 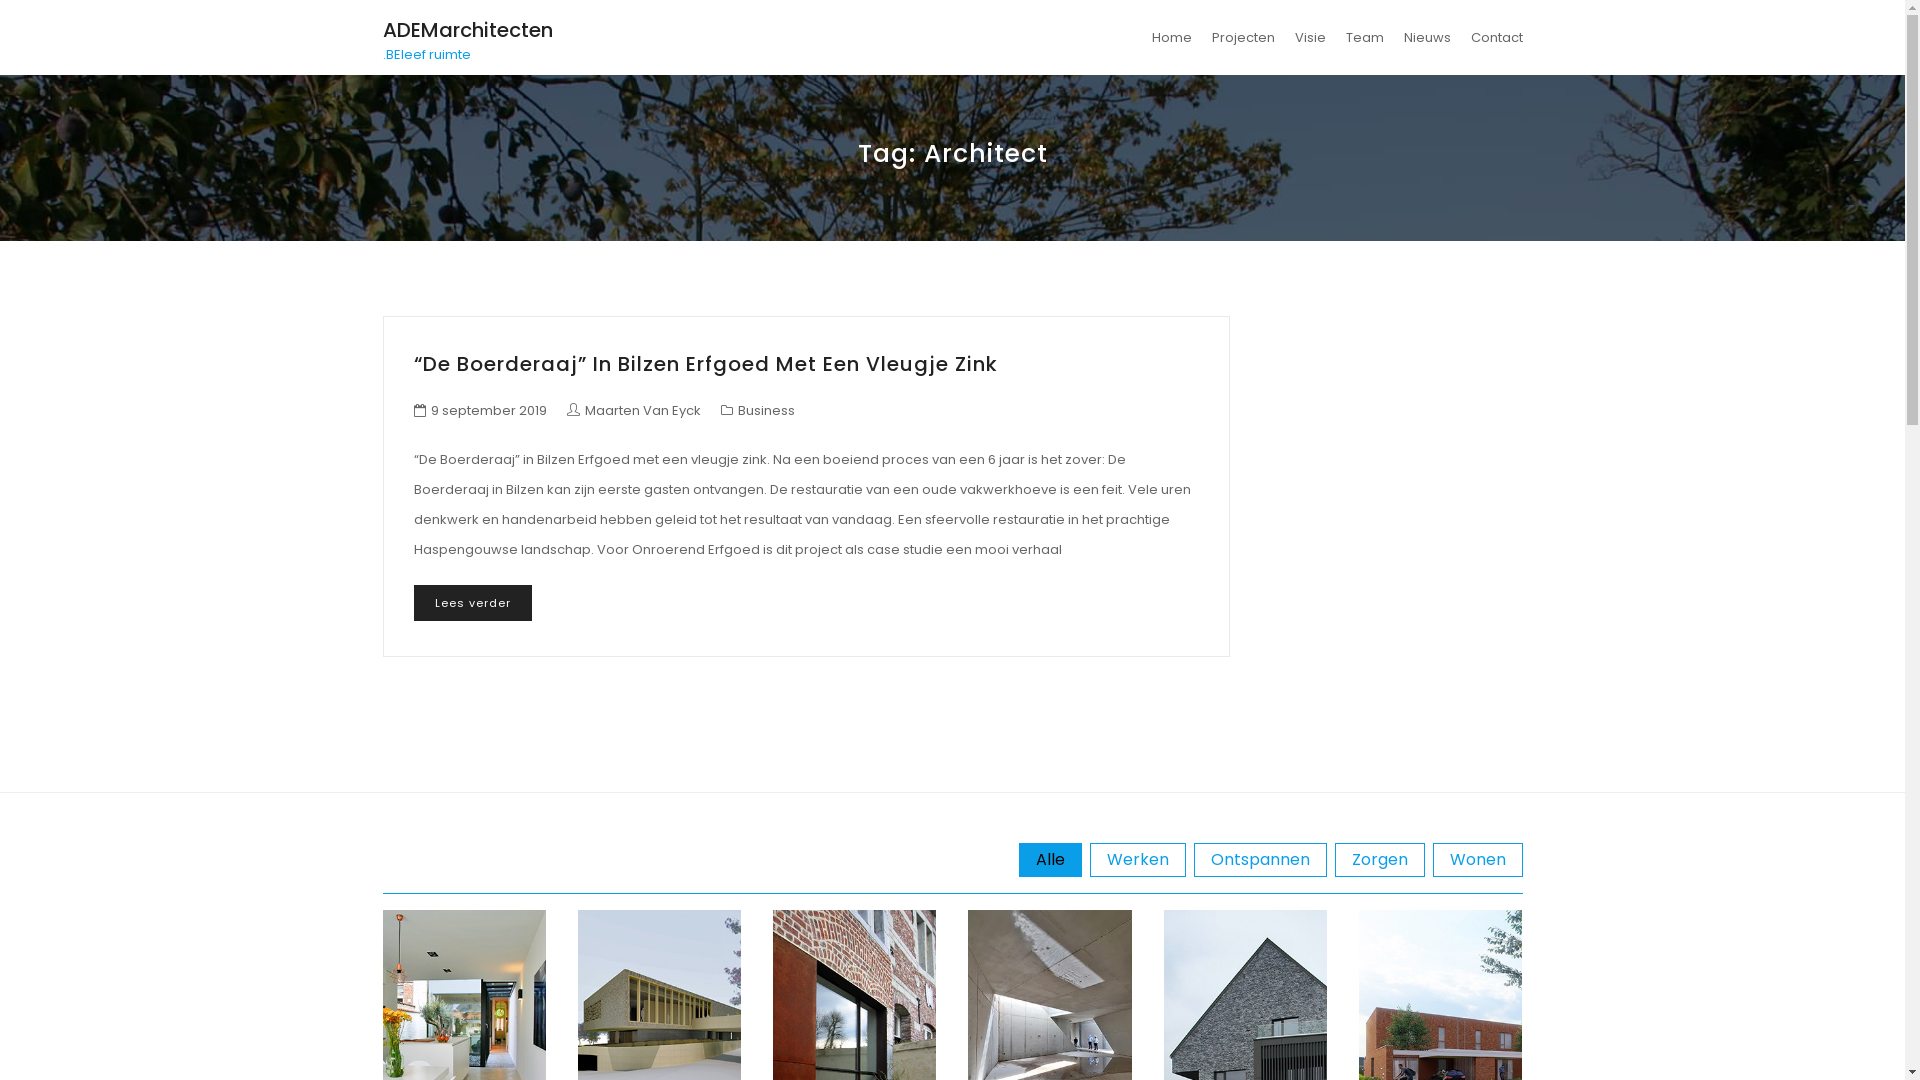 I want to click on 'Werken', so click(x=1137, y=859).